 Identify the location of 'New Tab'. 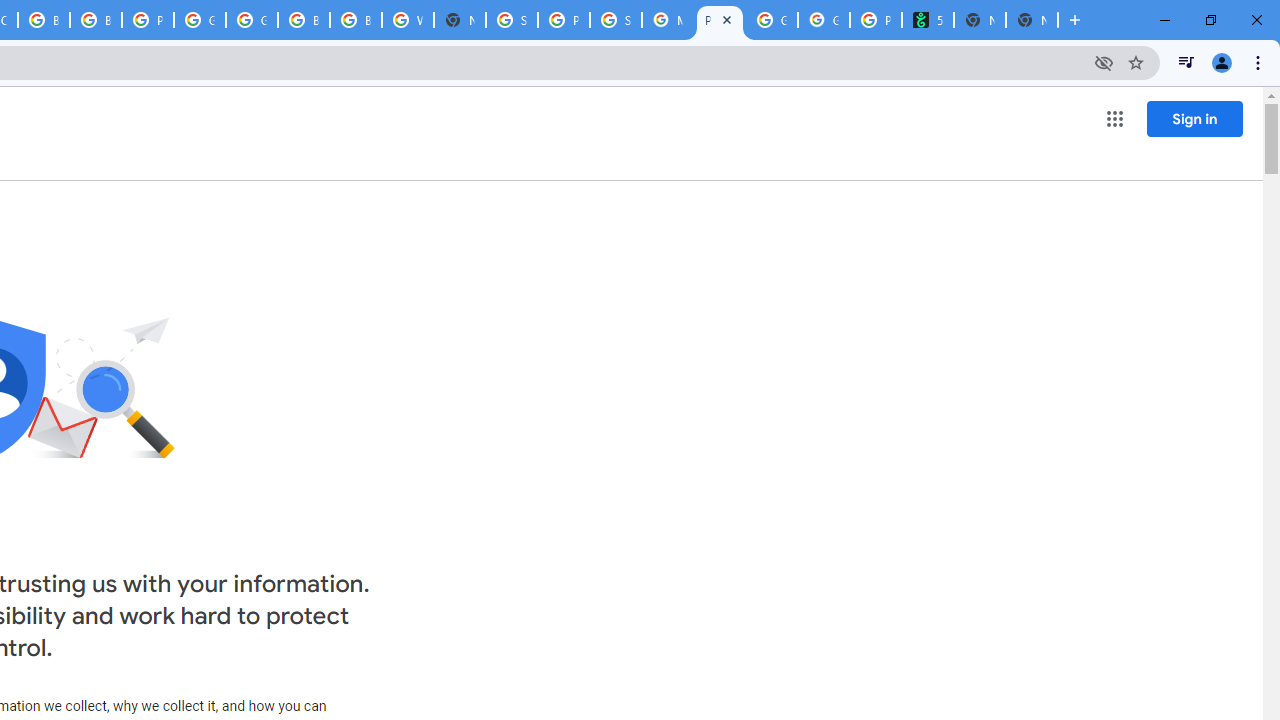
(1032, 20).